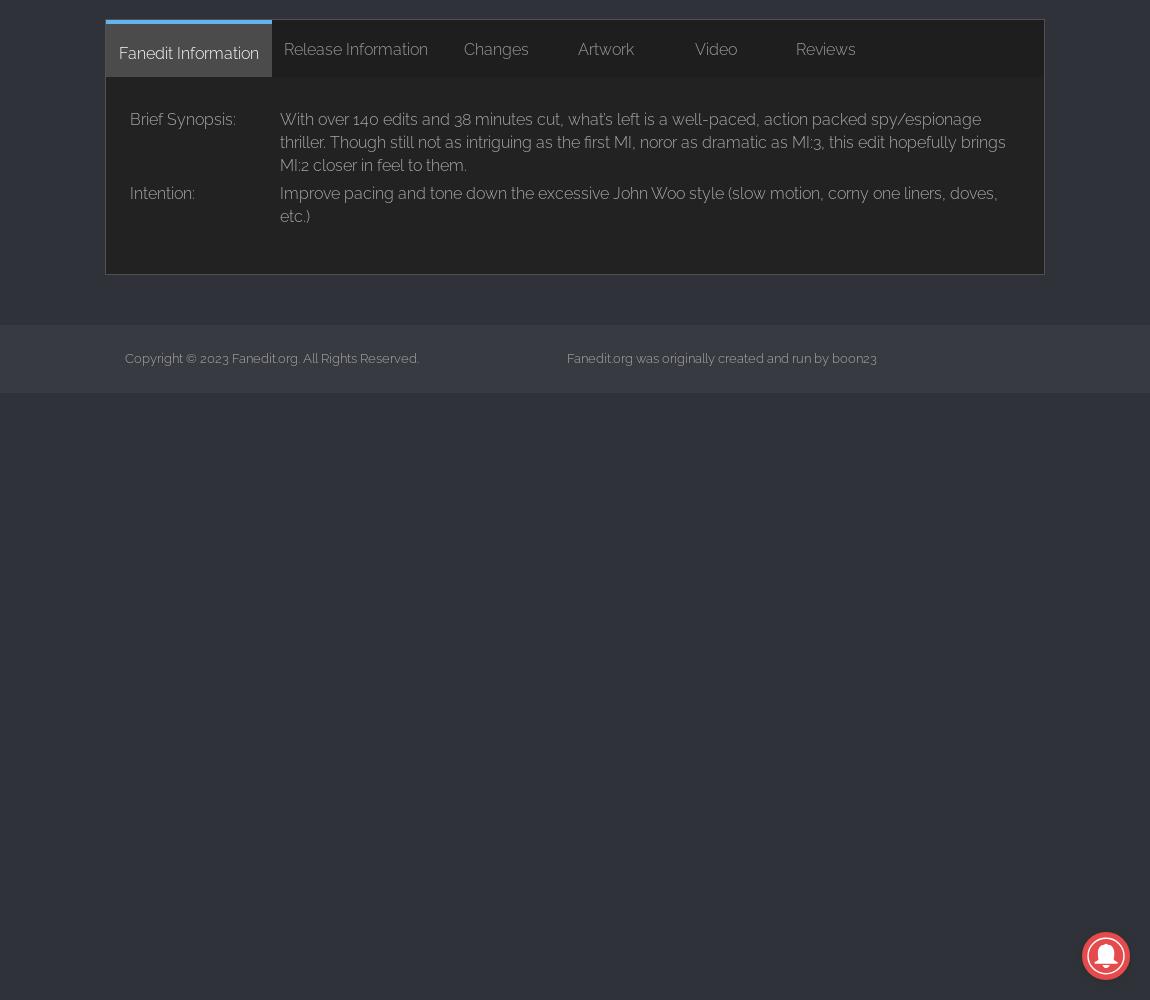  What do you see at coordinates (461, 168) in the screenshot?
I see `'Star Trek'` at bounding box center [461, 168].